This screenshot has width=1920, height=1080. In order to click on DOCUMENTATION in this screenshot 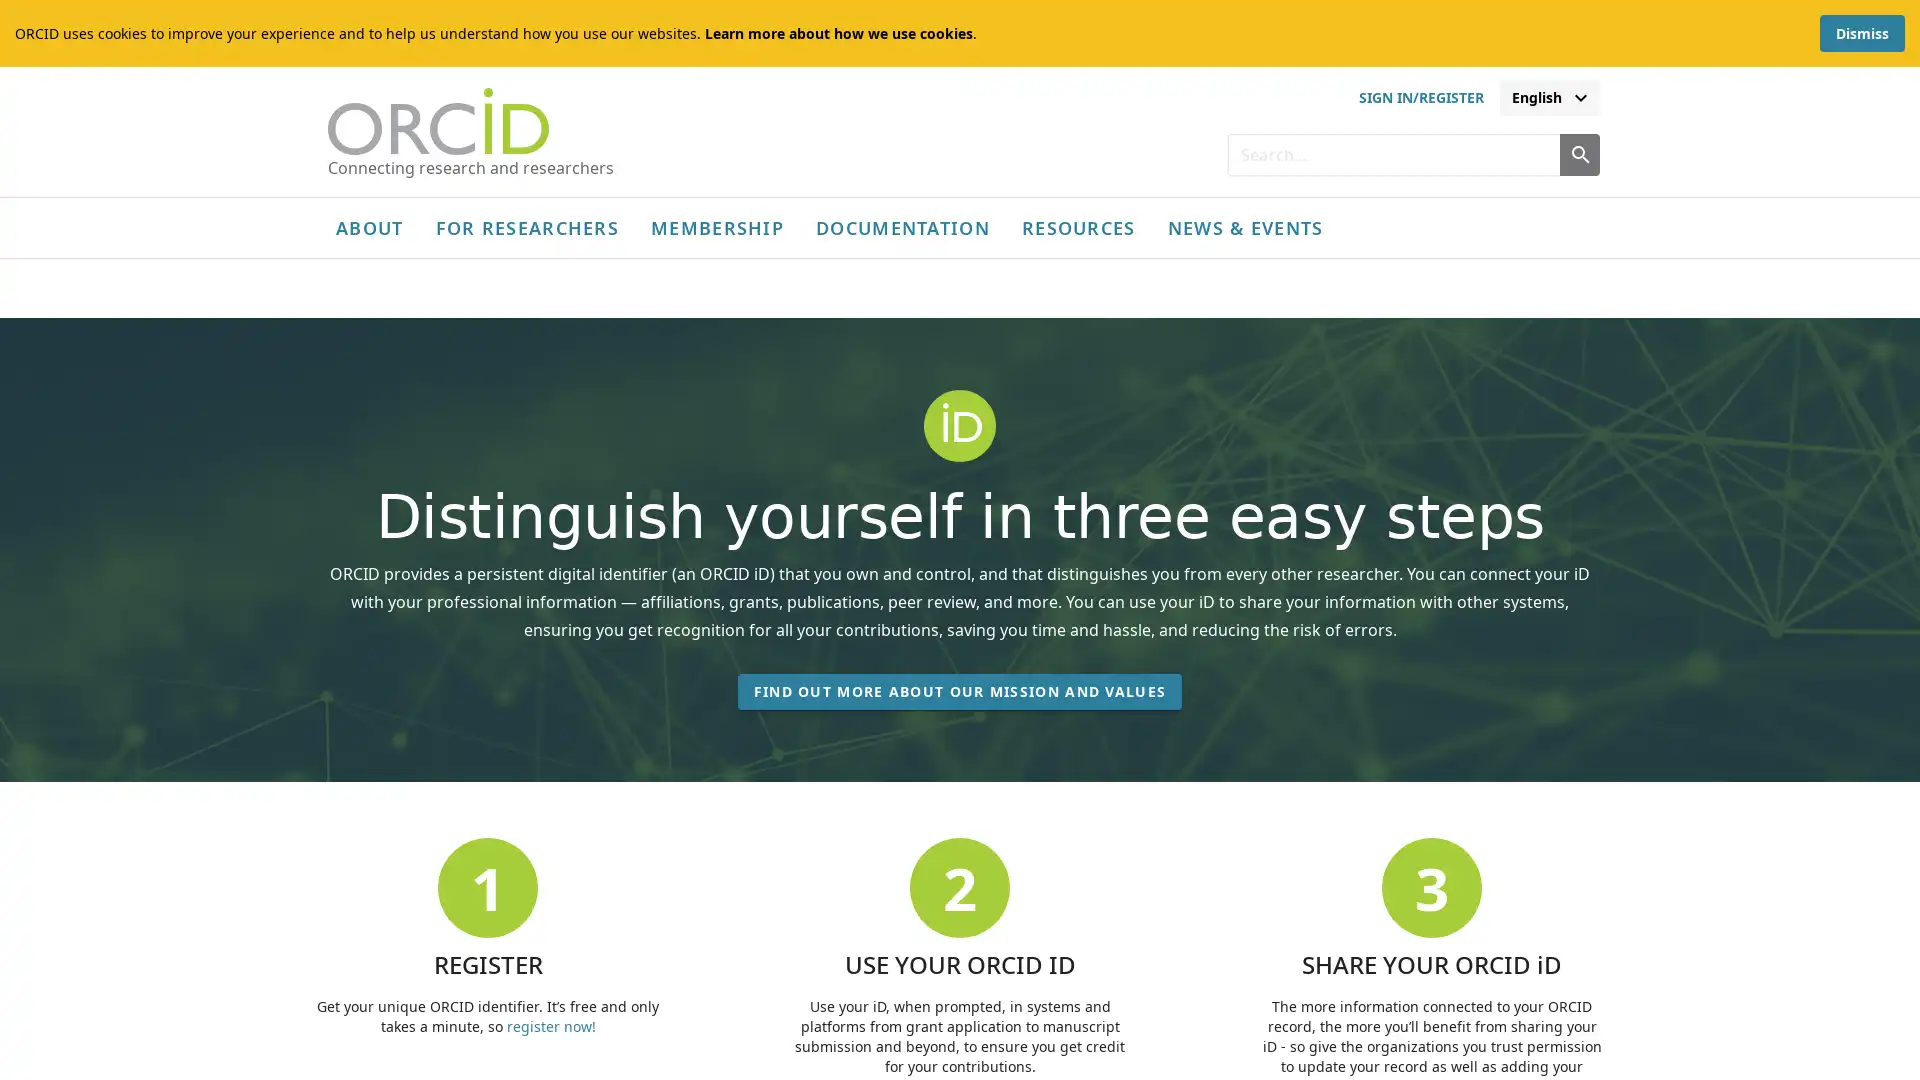, I will do `click(901, 226)`.